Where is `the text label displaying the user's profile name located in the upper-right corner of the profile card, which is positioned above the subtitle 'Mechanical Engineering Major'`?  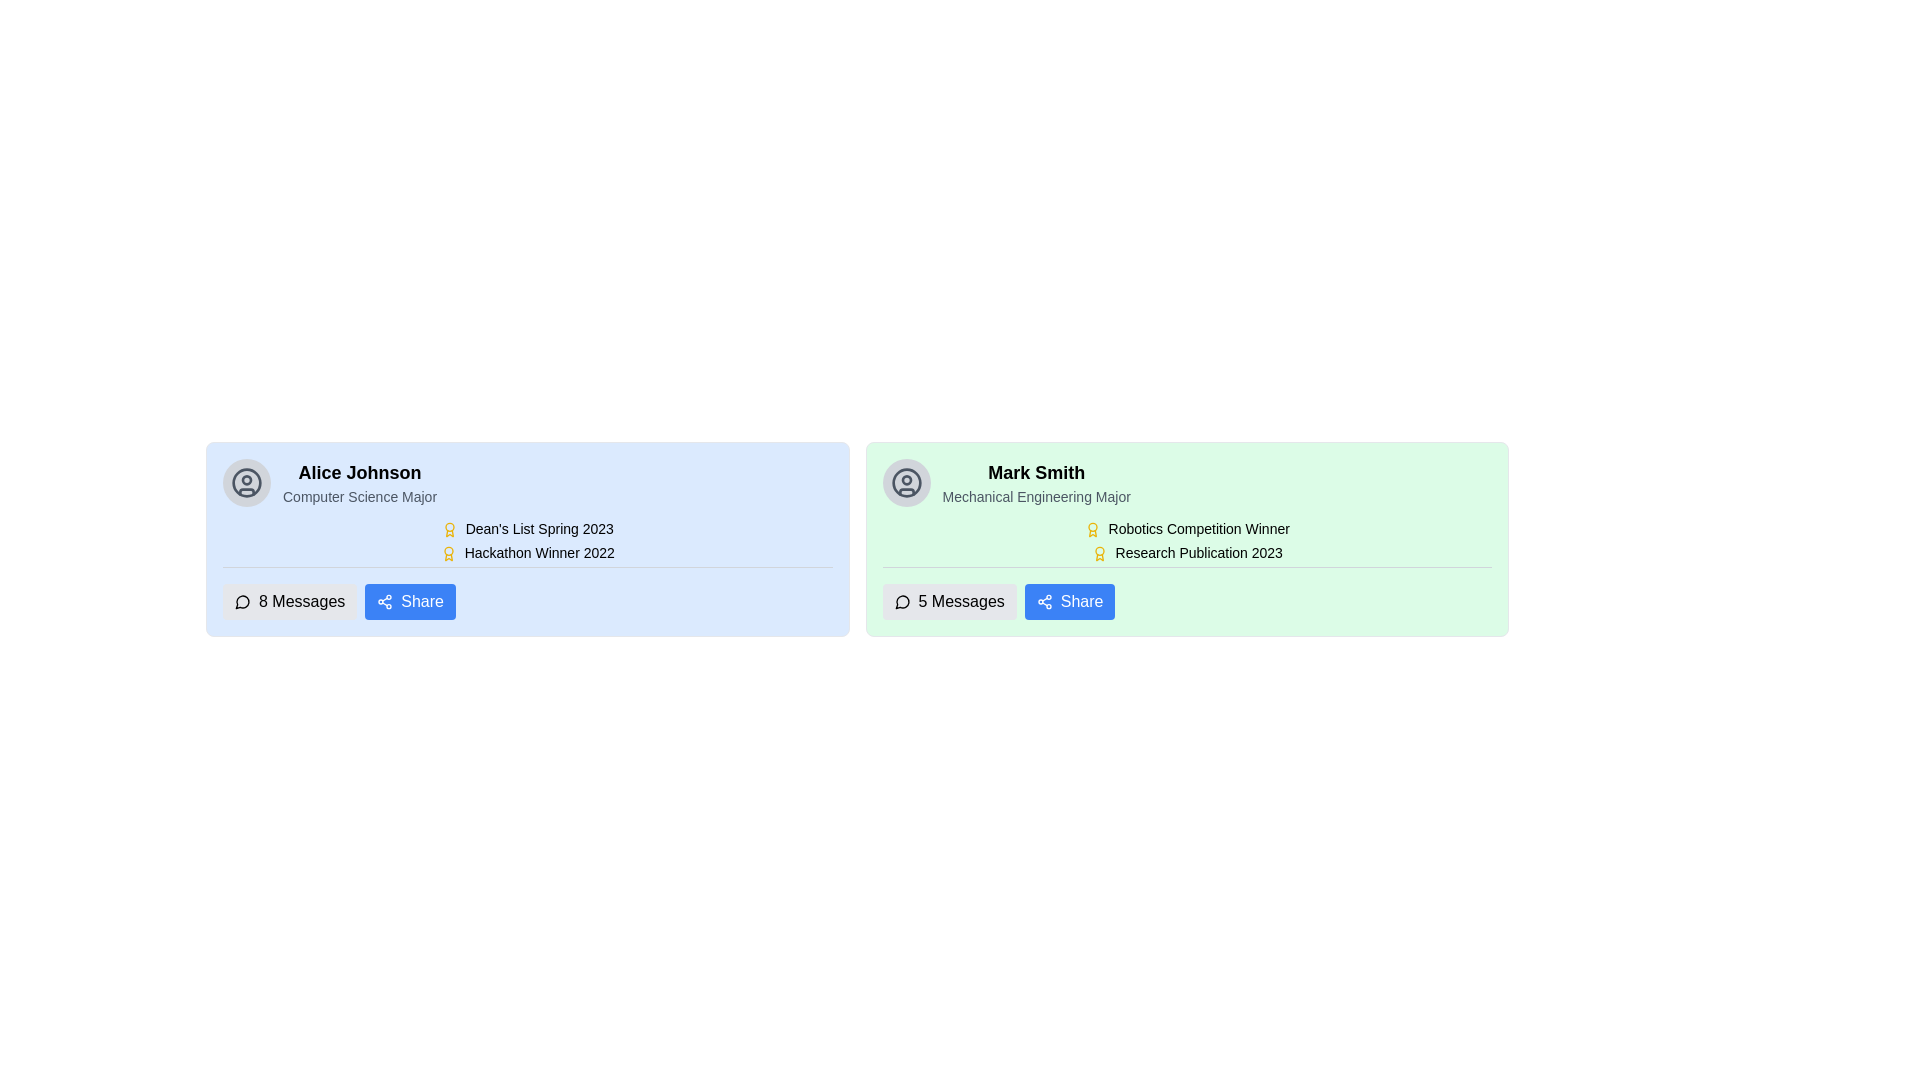 the text label displaying the user's profile name located in the upper-right corner of the profile card, which is positioned above the subtitle 'Mechanical Engineering Major' is located at coordinates (1036, 473).